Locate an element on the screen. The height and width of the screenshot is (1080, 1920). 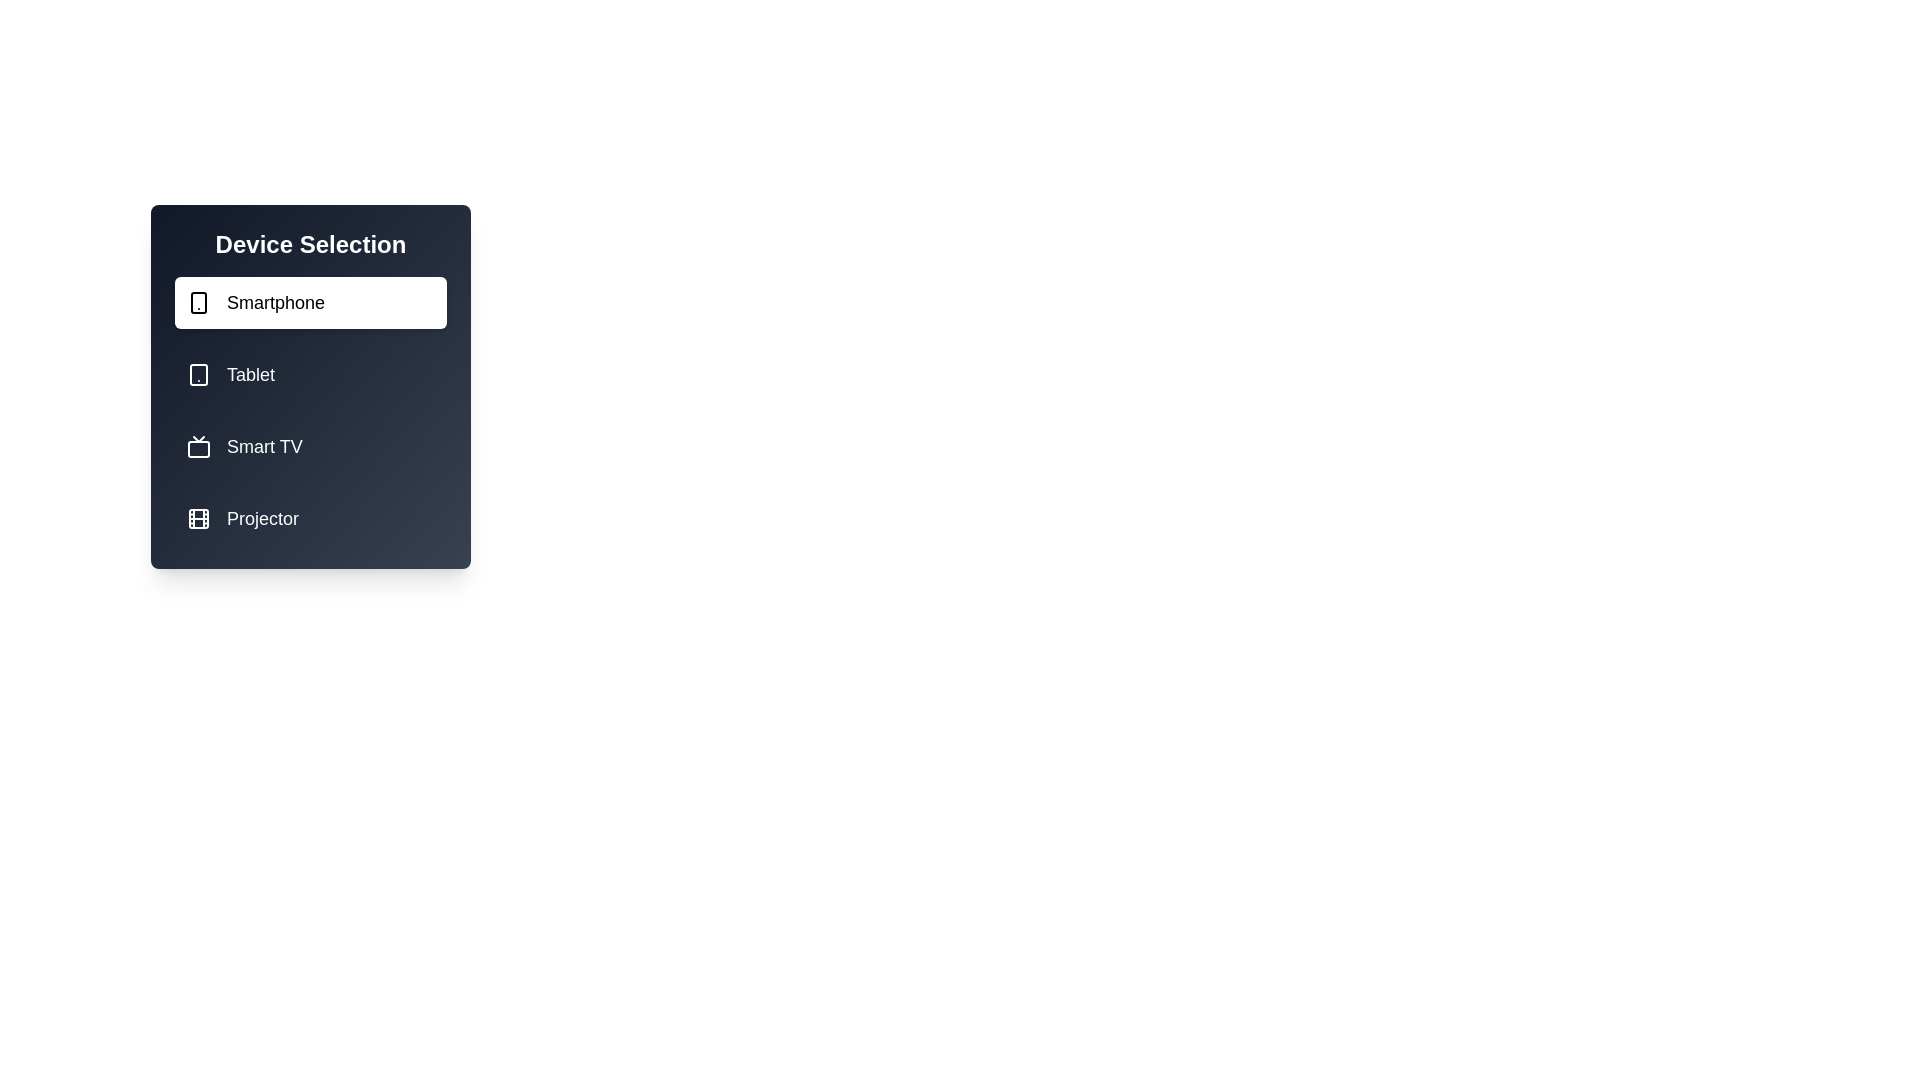
the device corresponding to Tablet by clicking on its icon or label is located at coordinates (310, 374).